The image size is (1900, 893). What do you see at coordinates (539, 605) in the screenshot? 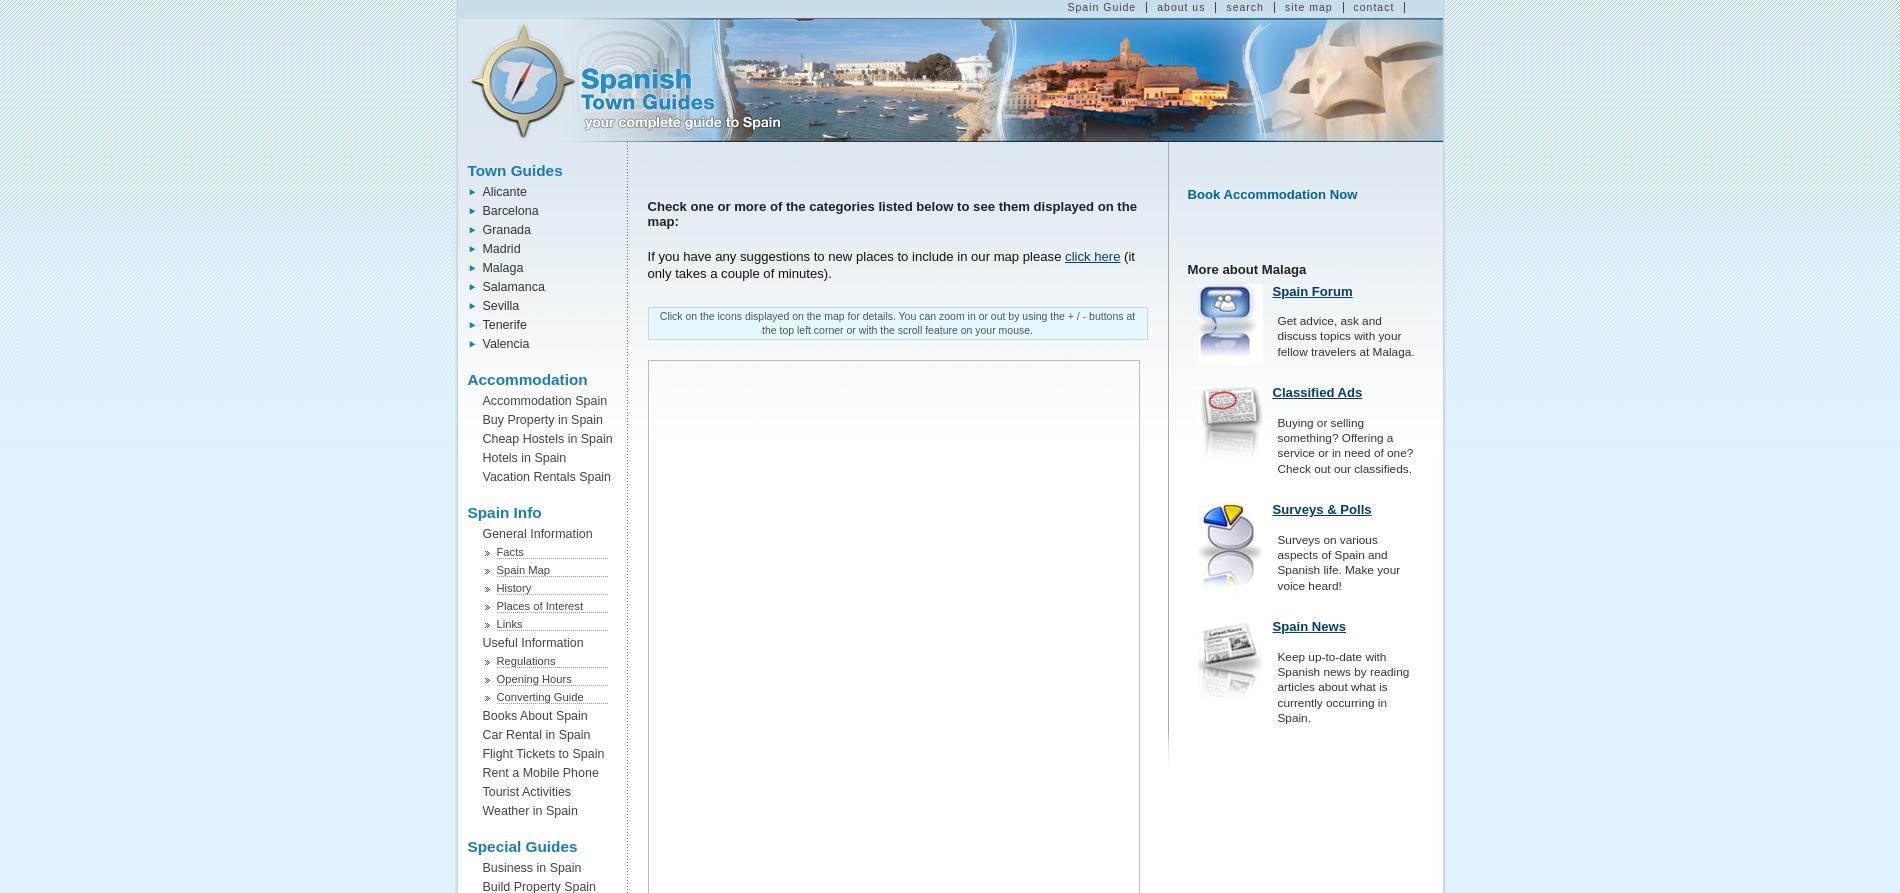
I see `'Places of Interest'` at bounding box center [539, 605].